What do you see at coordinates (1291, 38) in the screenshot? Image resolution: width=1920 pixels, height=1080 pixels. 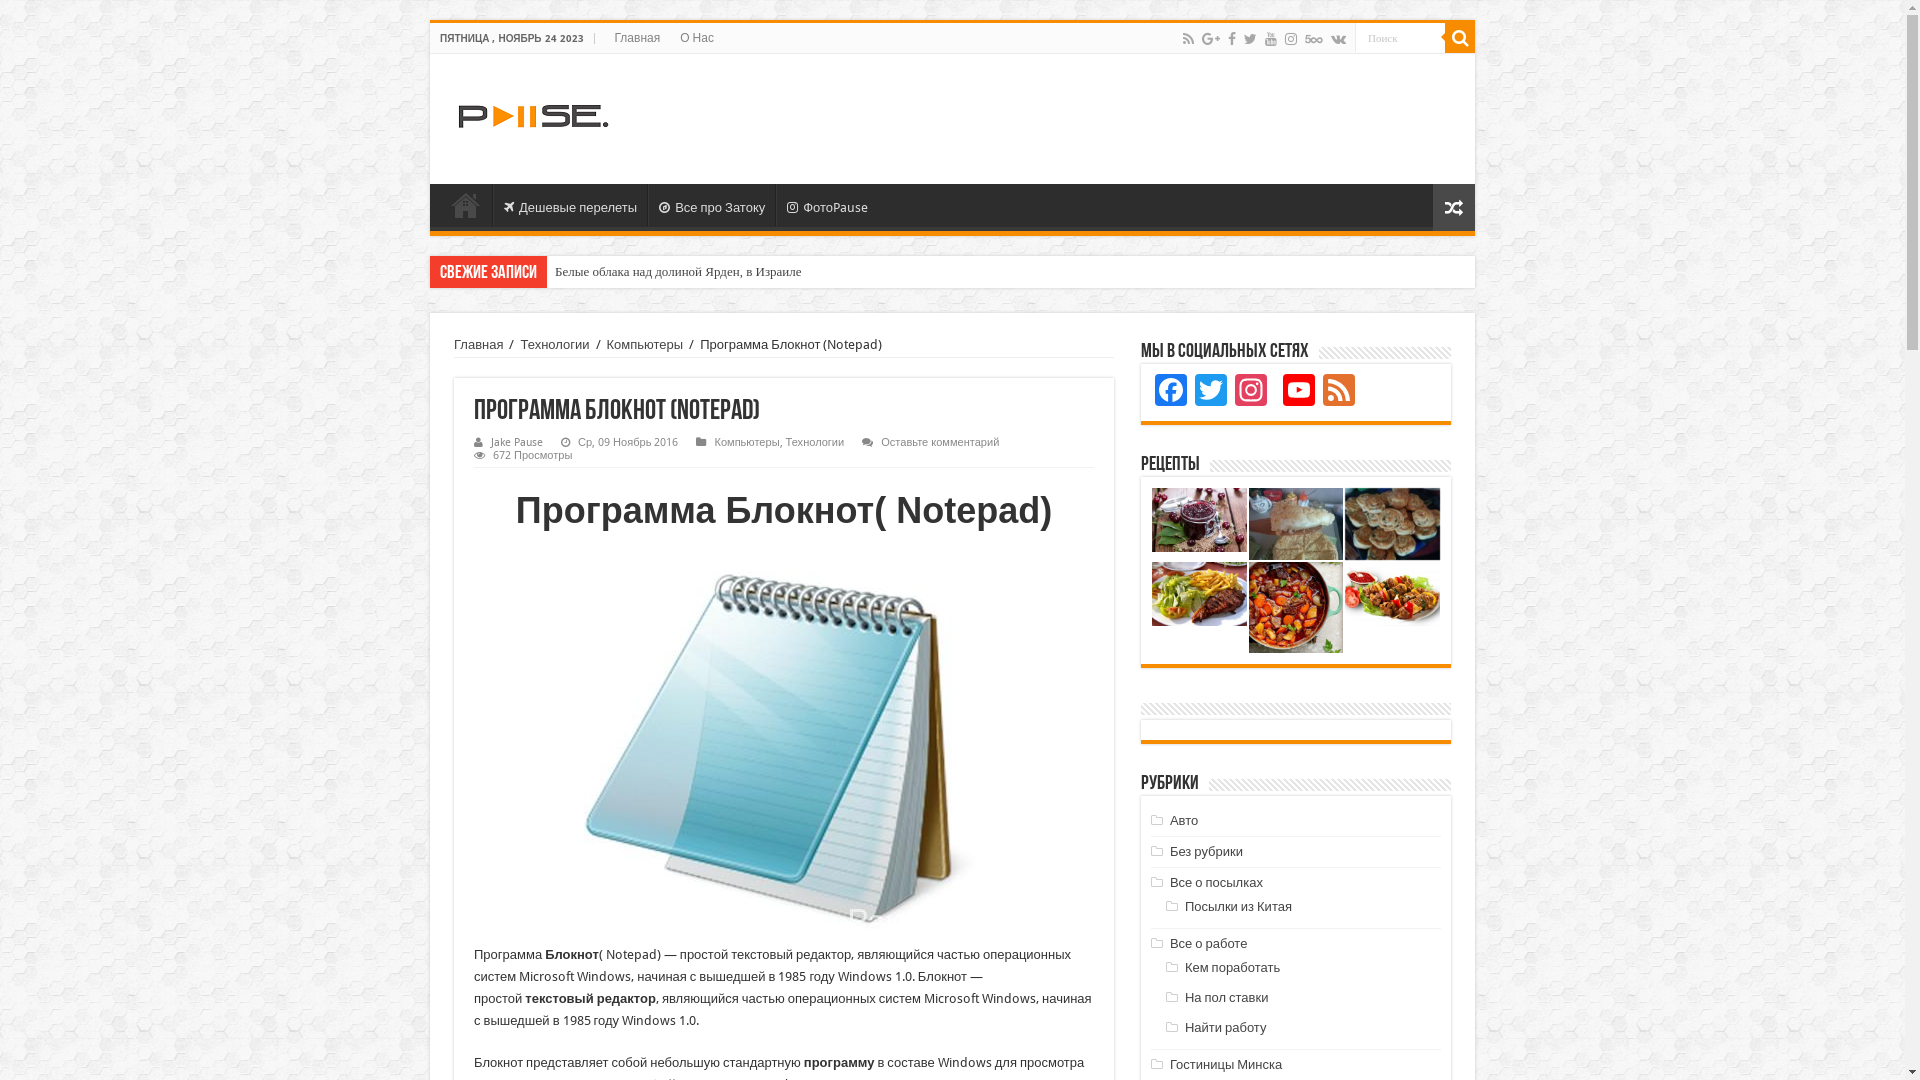 I see `'instagram'` at bounding box center [1291, 38].